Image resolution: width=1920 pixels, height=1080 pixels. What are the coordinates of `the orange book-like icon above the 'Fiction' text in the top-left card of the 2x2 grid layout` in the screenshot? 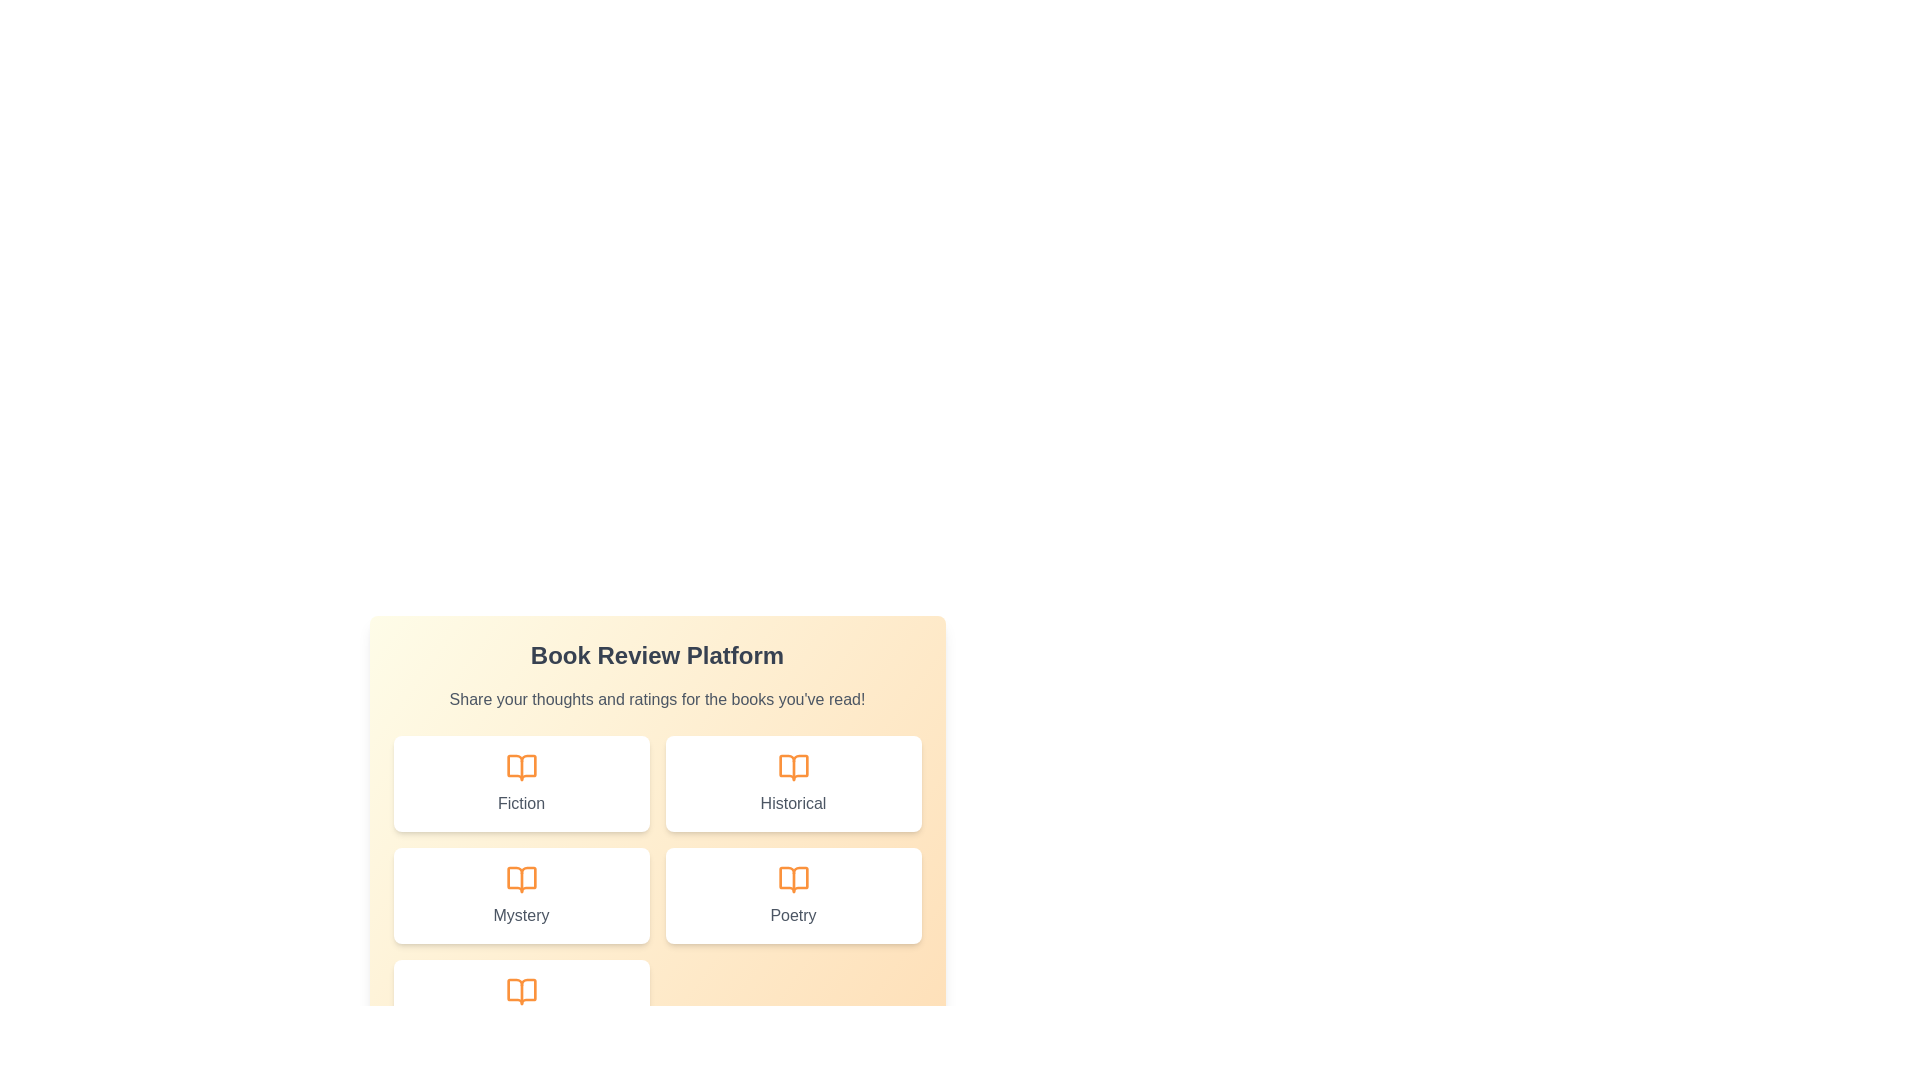 It's located at (521, 766).